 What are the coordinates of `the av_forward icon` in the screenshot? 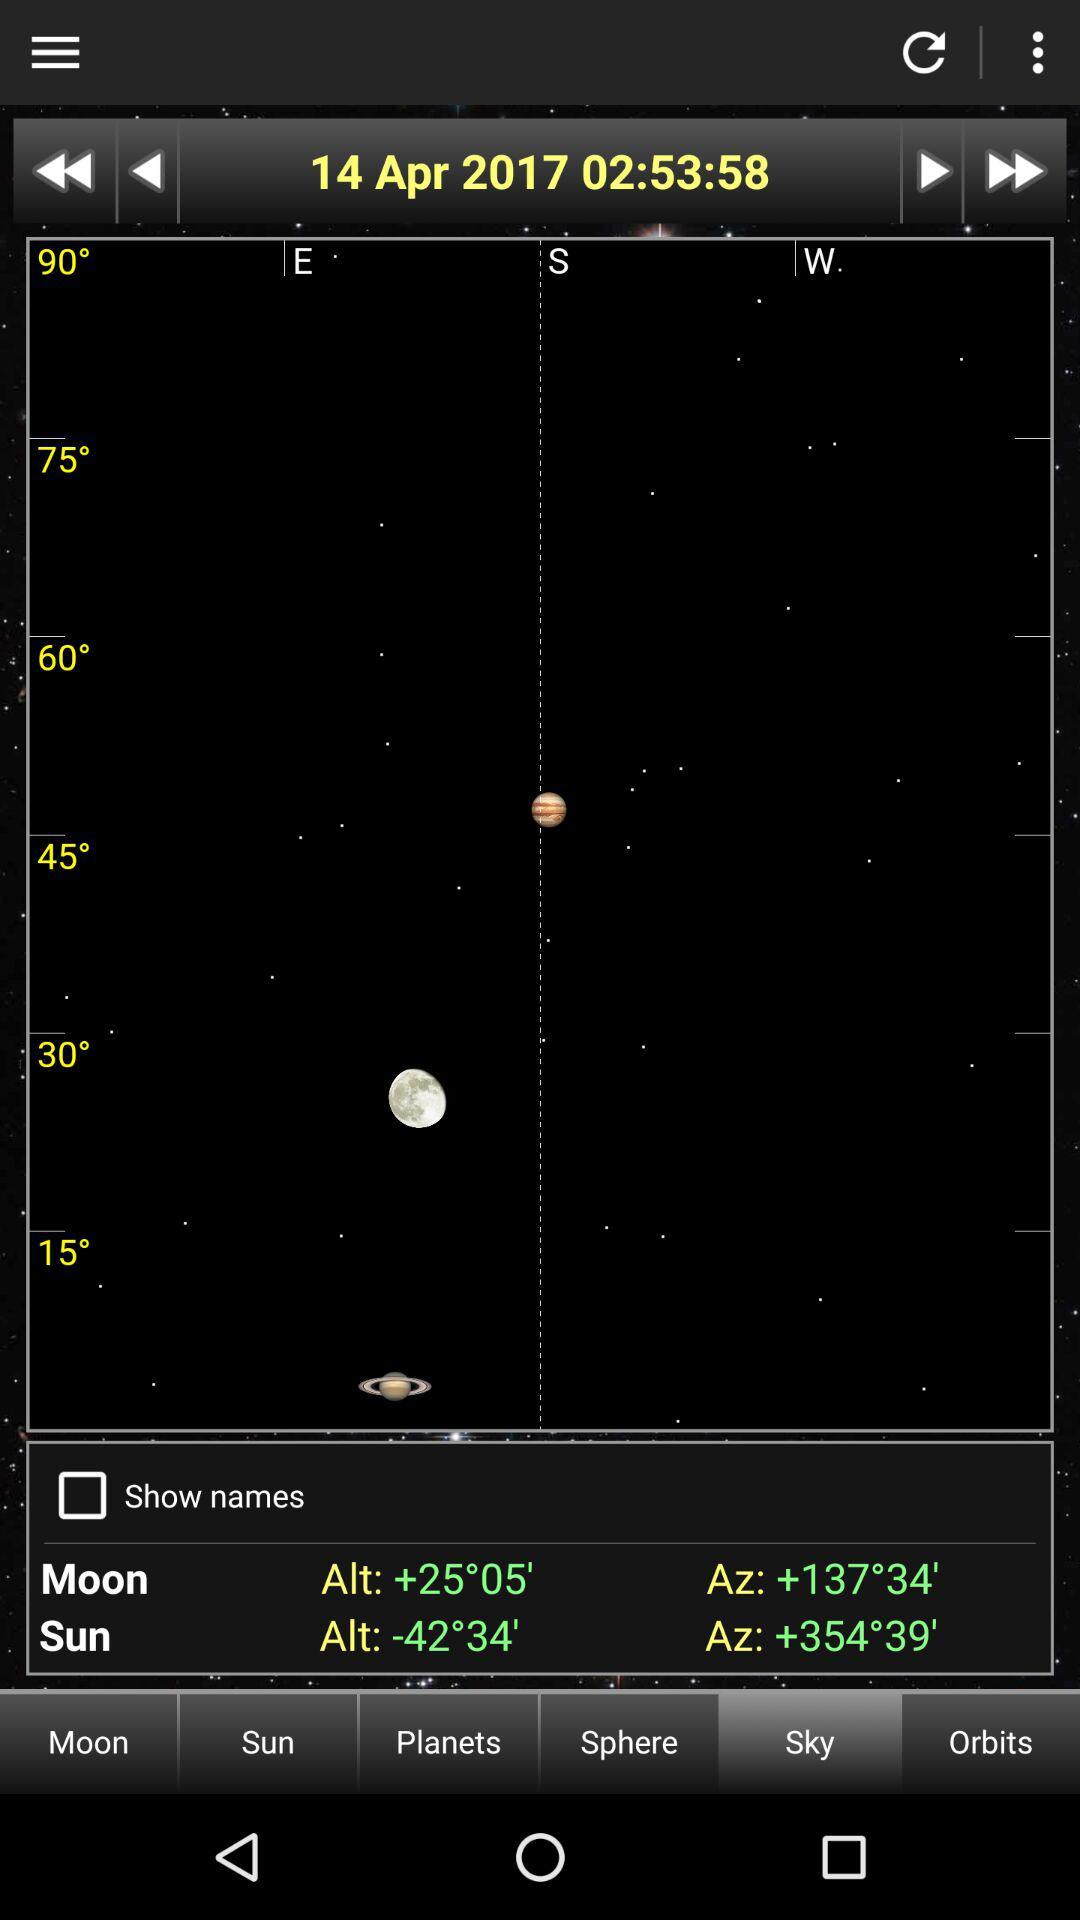 It's located at (1015, 171).